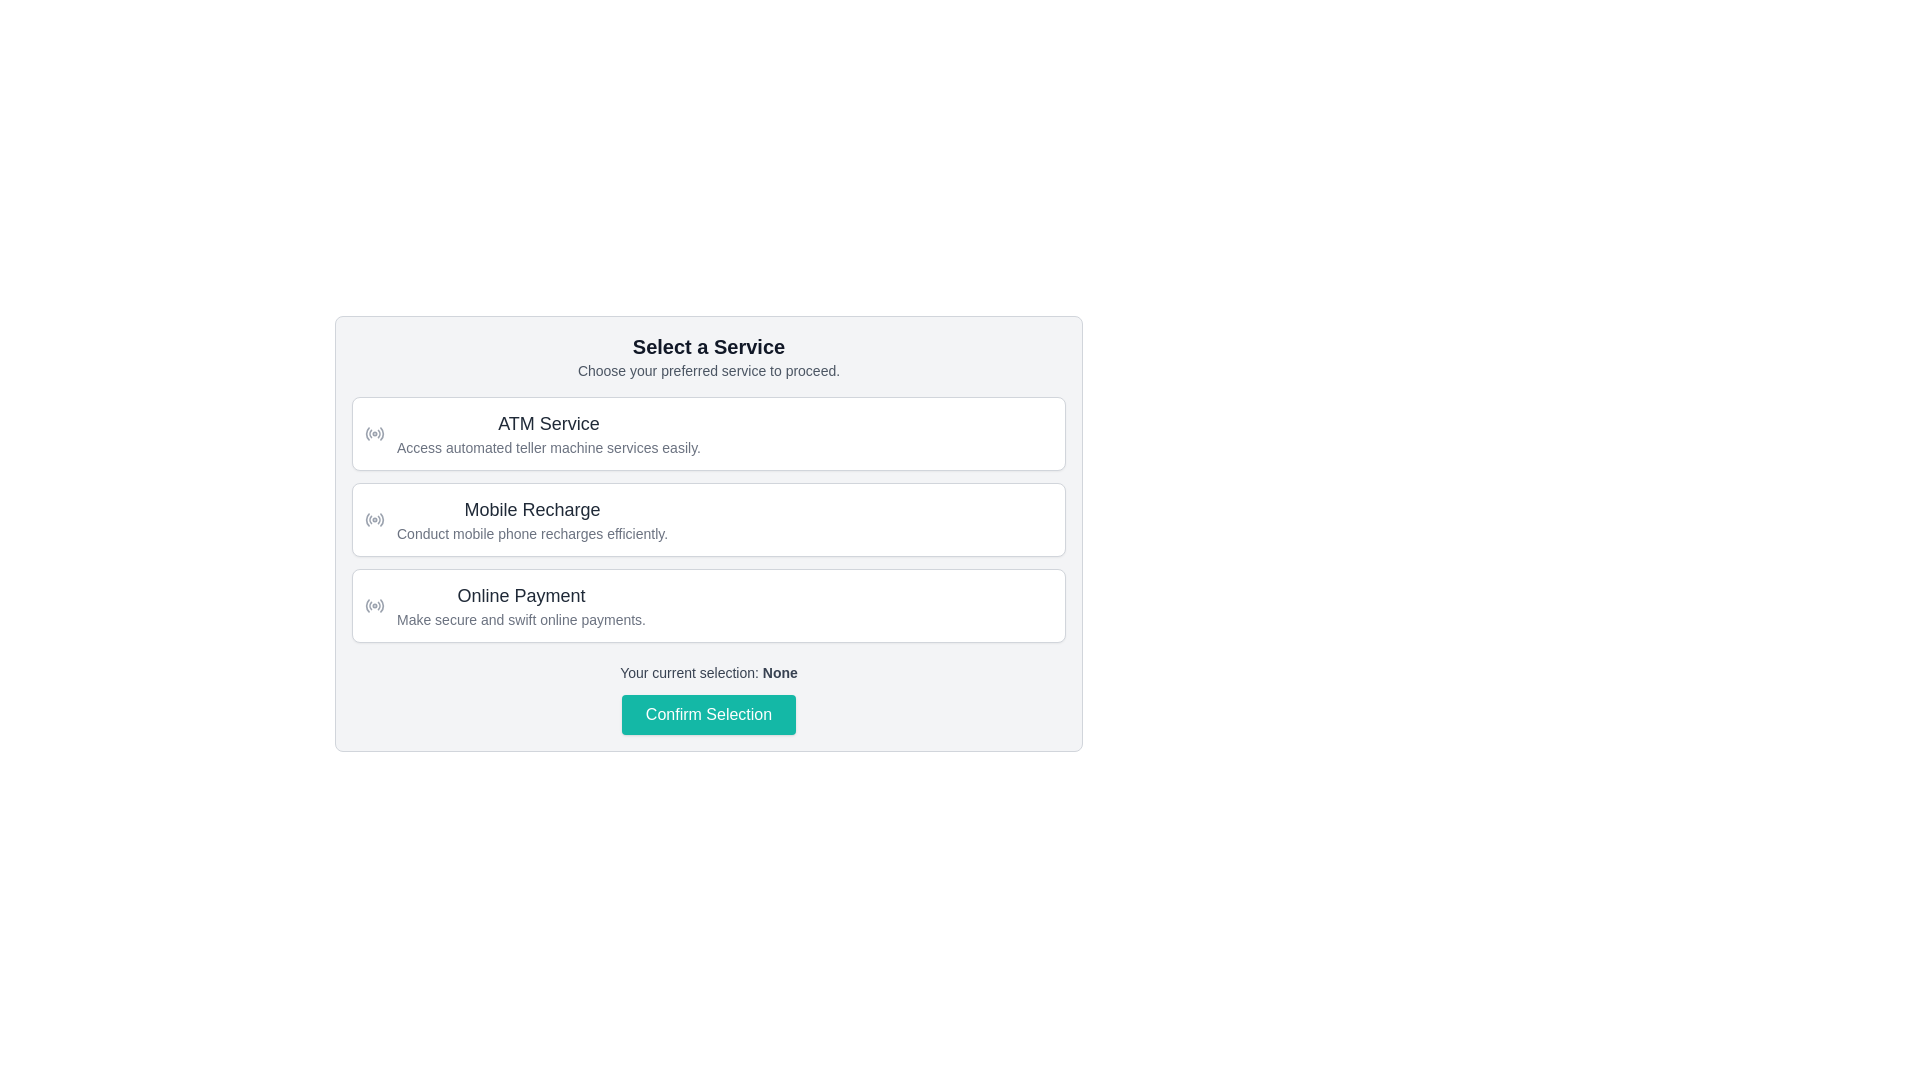 The image size is (1920, 1080). Describe the element at coordinates (521, 595) in the screenshot. I see `the prominently styled text element displaying 'Online Payment', which is centrally aligned at the top of its section` at that location.